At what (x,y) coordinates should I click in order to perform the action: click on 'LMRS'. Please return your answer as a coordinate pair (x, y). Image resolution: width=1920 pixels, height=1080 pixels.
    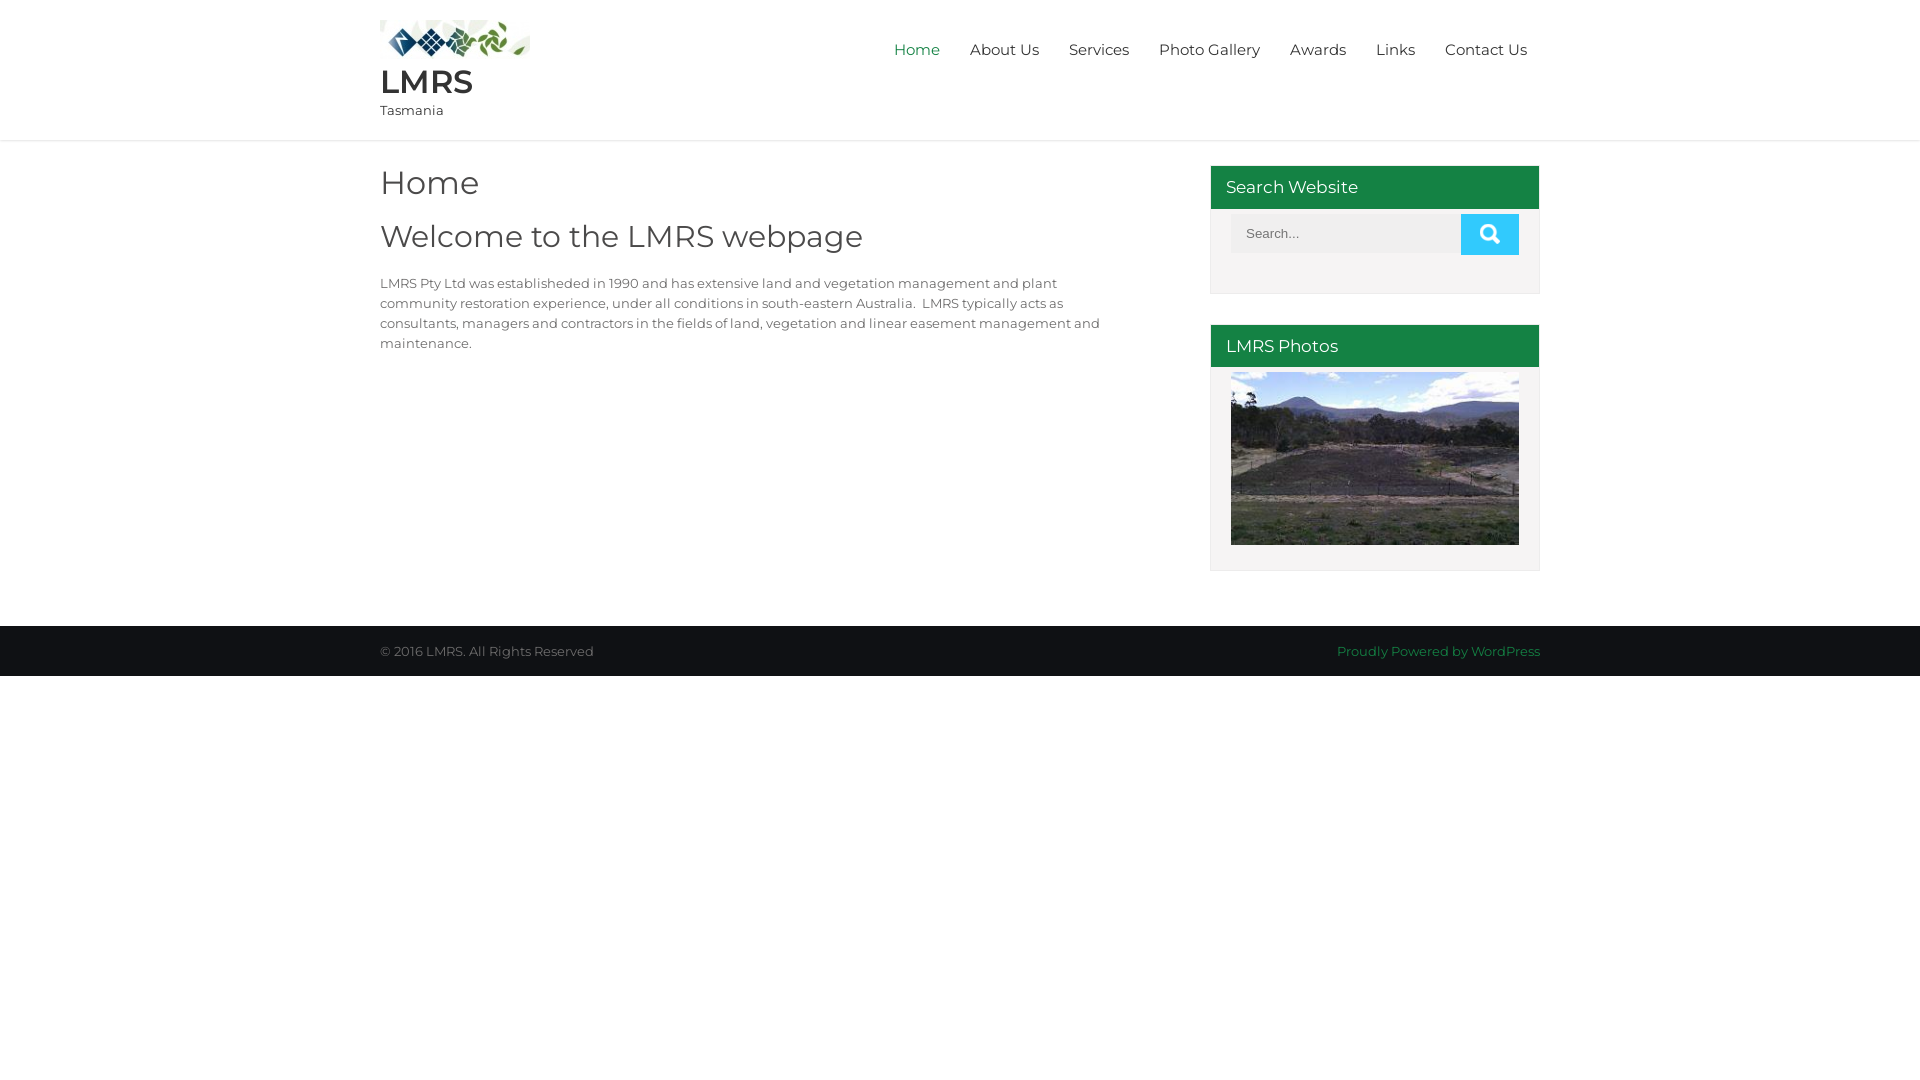
    Looking at the image, I should click on (425, 80).